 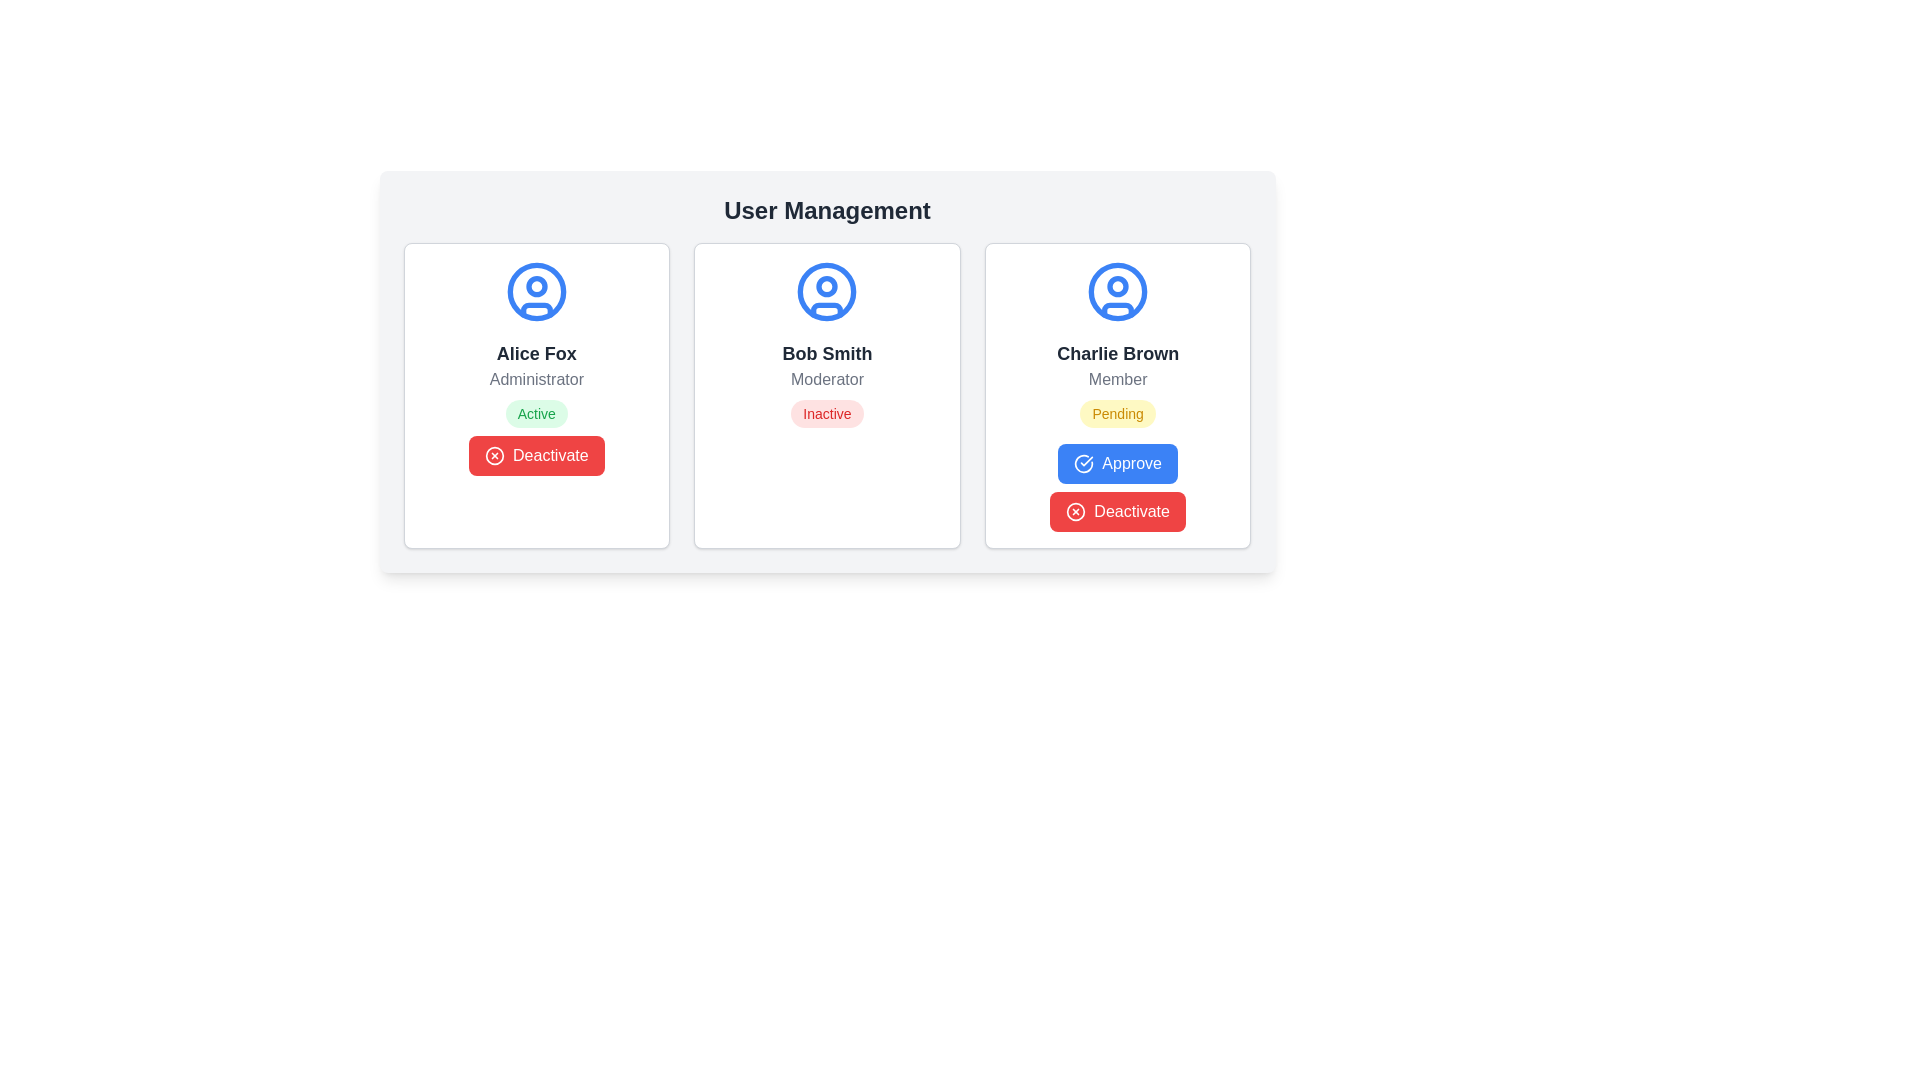 What do you see at coordinates (1117, 511) in the screenshot?
I see `the deactivate button for Charlie Brown` at bounding box center [1117, 511].